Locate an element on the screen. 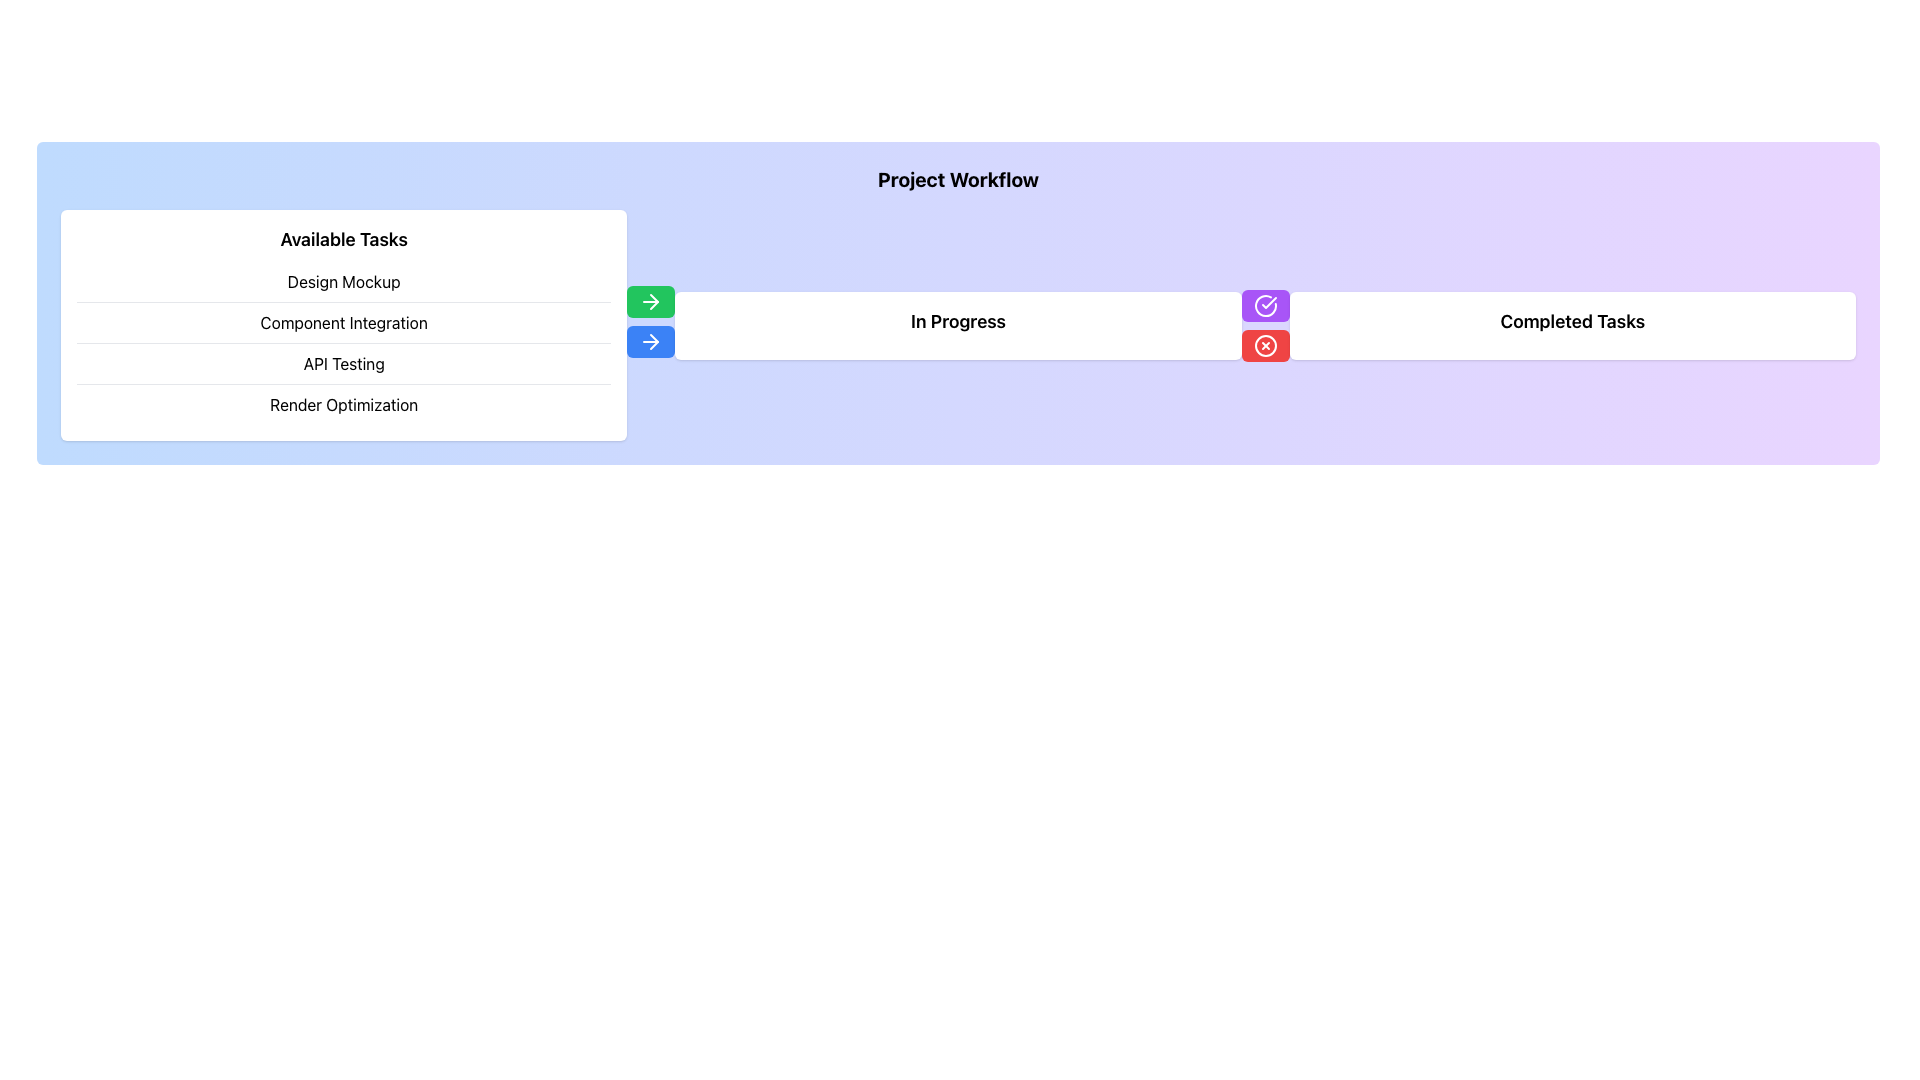  the right-pointing arrow icon located within a green button in the 'Available Tasks' section to move the task is located at coordinates (651, 301).